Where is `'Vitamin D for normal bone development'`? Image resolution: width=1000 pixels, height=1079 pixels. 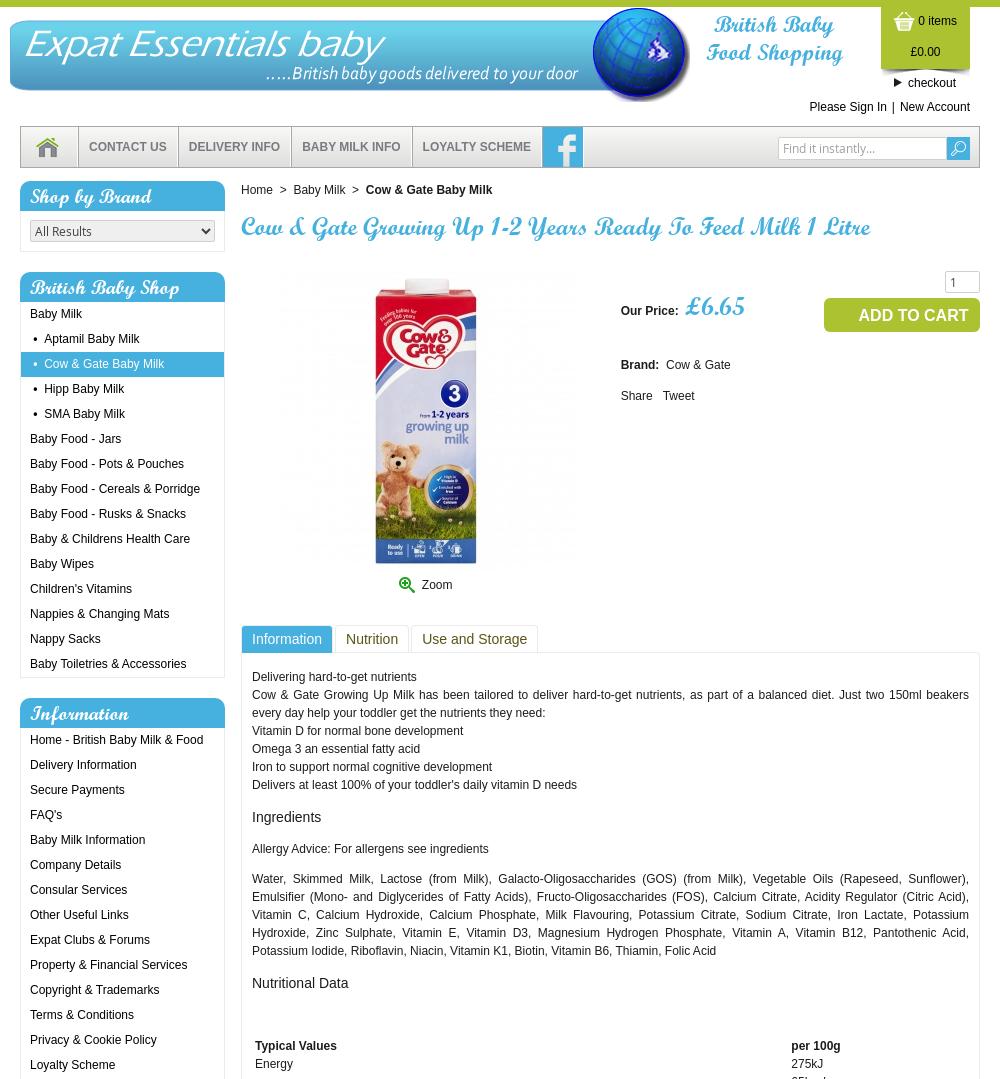
'Vitamin D for normal bone development' is located at coordinates (252, 730).